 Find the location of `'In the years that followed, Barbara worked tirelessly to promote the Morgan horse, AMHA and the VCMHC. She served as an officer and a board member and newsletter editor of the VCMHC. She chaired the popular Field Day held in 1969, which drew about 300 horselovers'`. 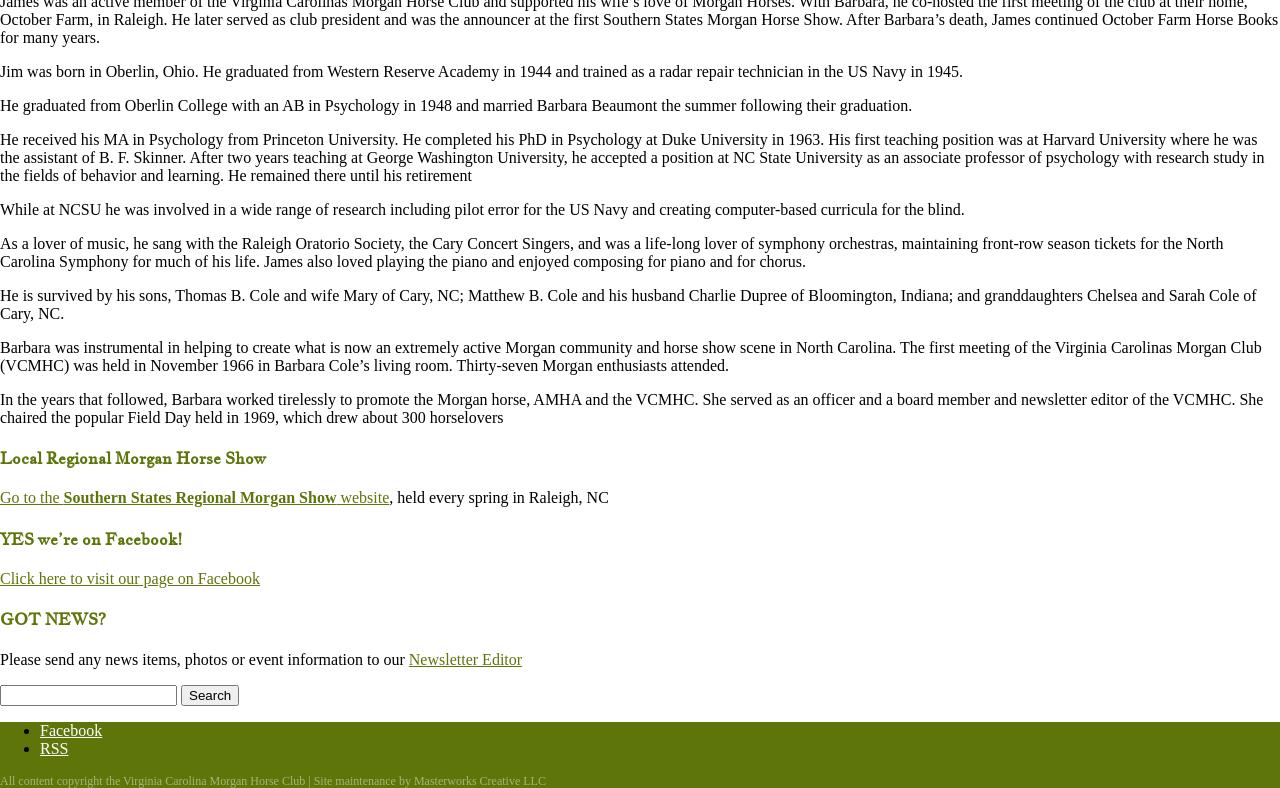

'In the years that followed, Barbara worked tirelessly to promote the Morgan horse, AMHA and the VCMHC. She served as an officer and a board member and newsletter editor of the VCMHC. She chaired the popular Field Day held in 1969, which drew about 300 horselovers' is located at coordinates (630, 406).